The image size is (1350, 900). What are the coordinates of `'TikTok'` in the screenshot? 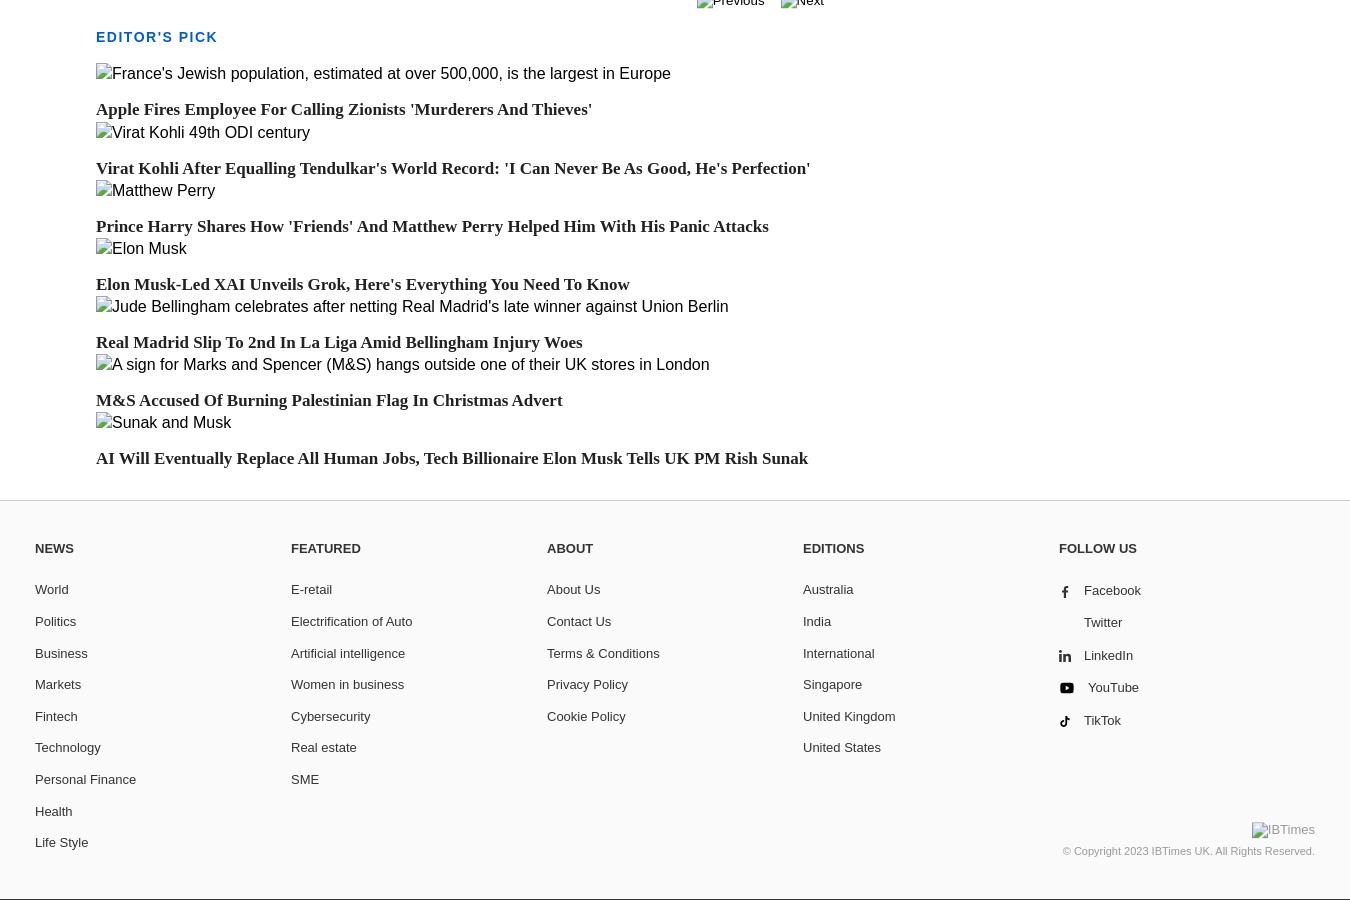 It's located at (1102, 719).